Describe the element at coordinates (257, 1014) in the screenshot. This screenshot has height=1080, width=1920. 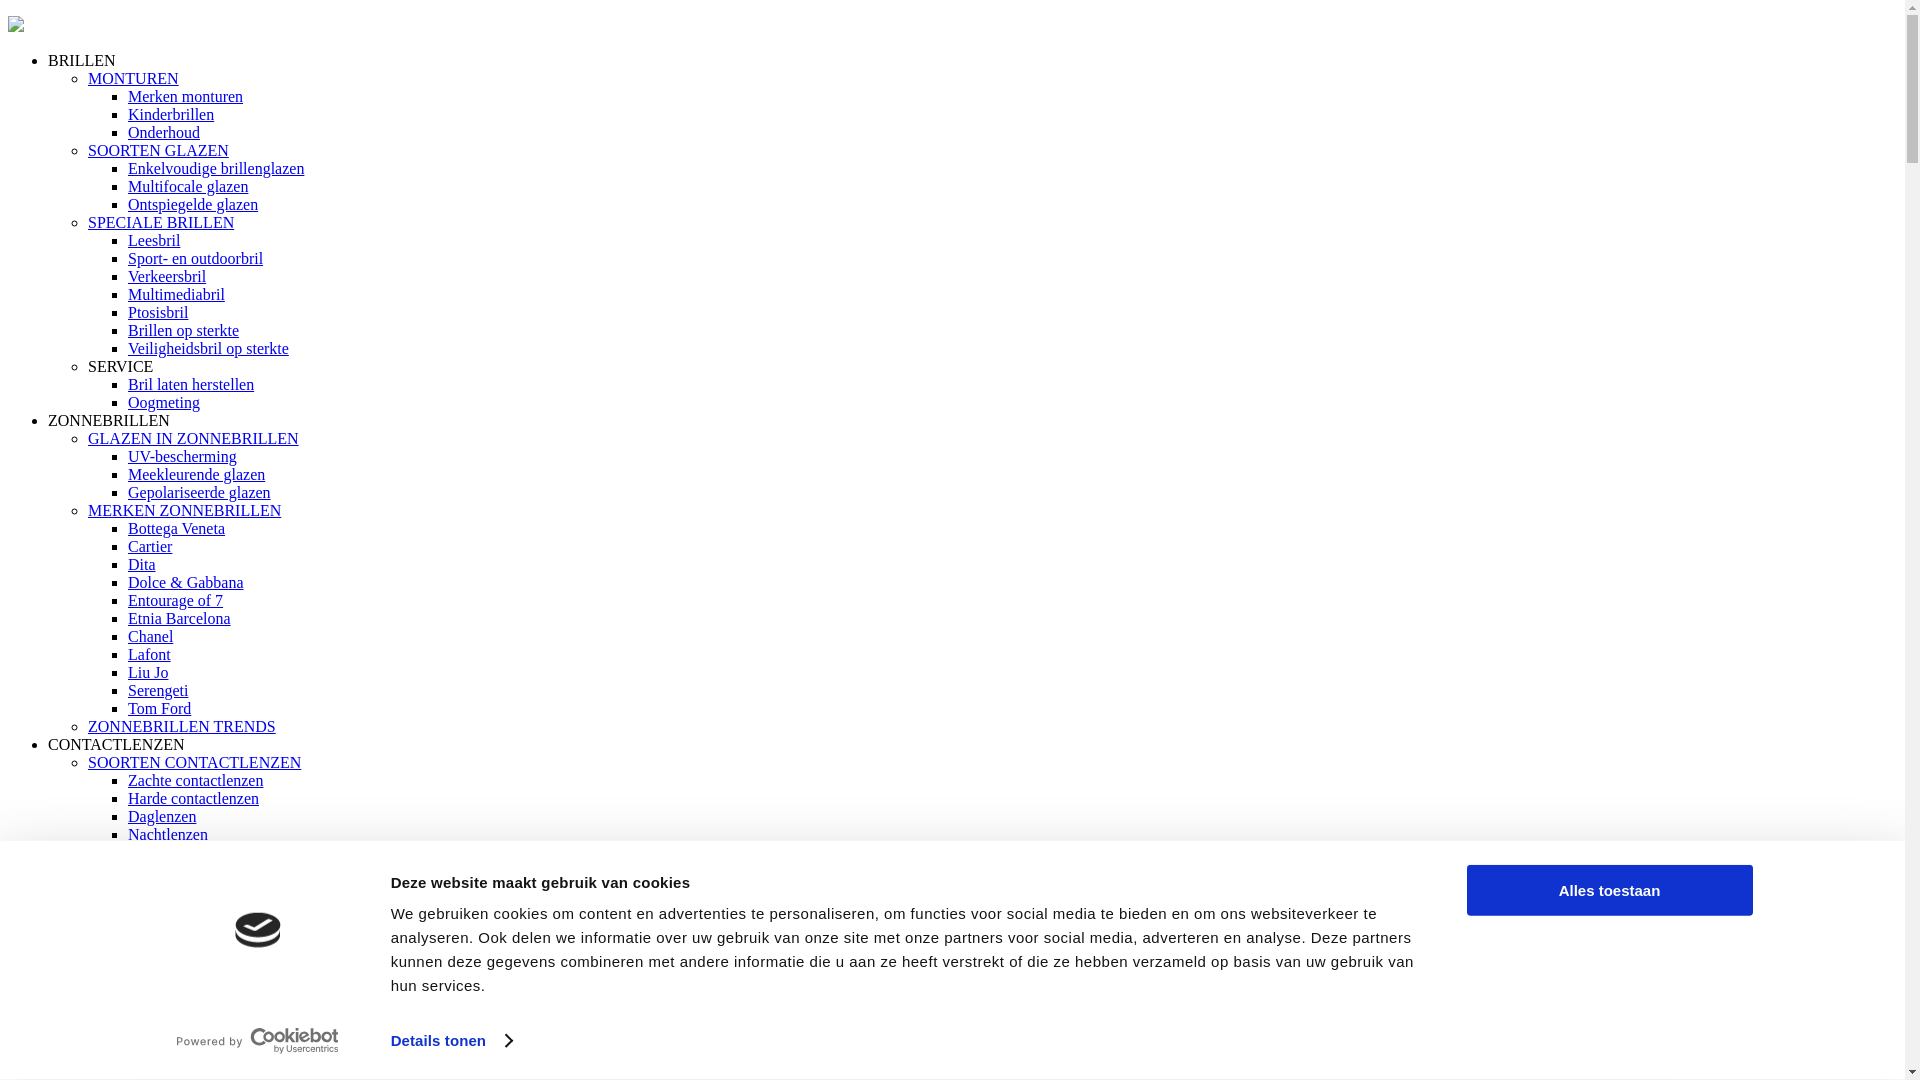
I see `'Vaakgestelde vragen over Contactlenzen'` at that location.